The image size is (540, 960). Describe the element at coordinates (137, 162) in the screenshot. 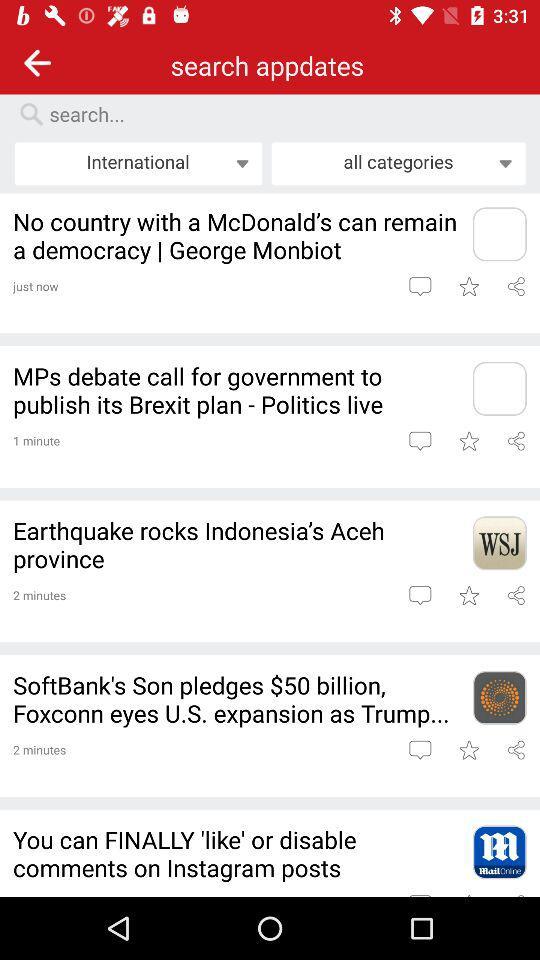

I see `the international` at that location.